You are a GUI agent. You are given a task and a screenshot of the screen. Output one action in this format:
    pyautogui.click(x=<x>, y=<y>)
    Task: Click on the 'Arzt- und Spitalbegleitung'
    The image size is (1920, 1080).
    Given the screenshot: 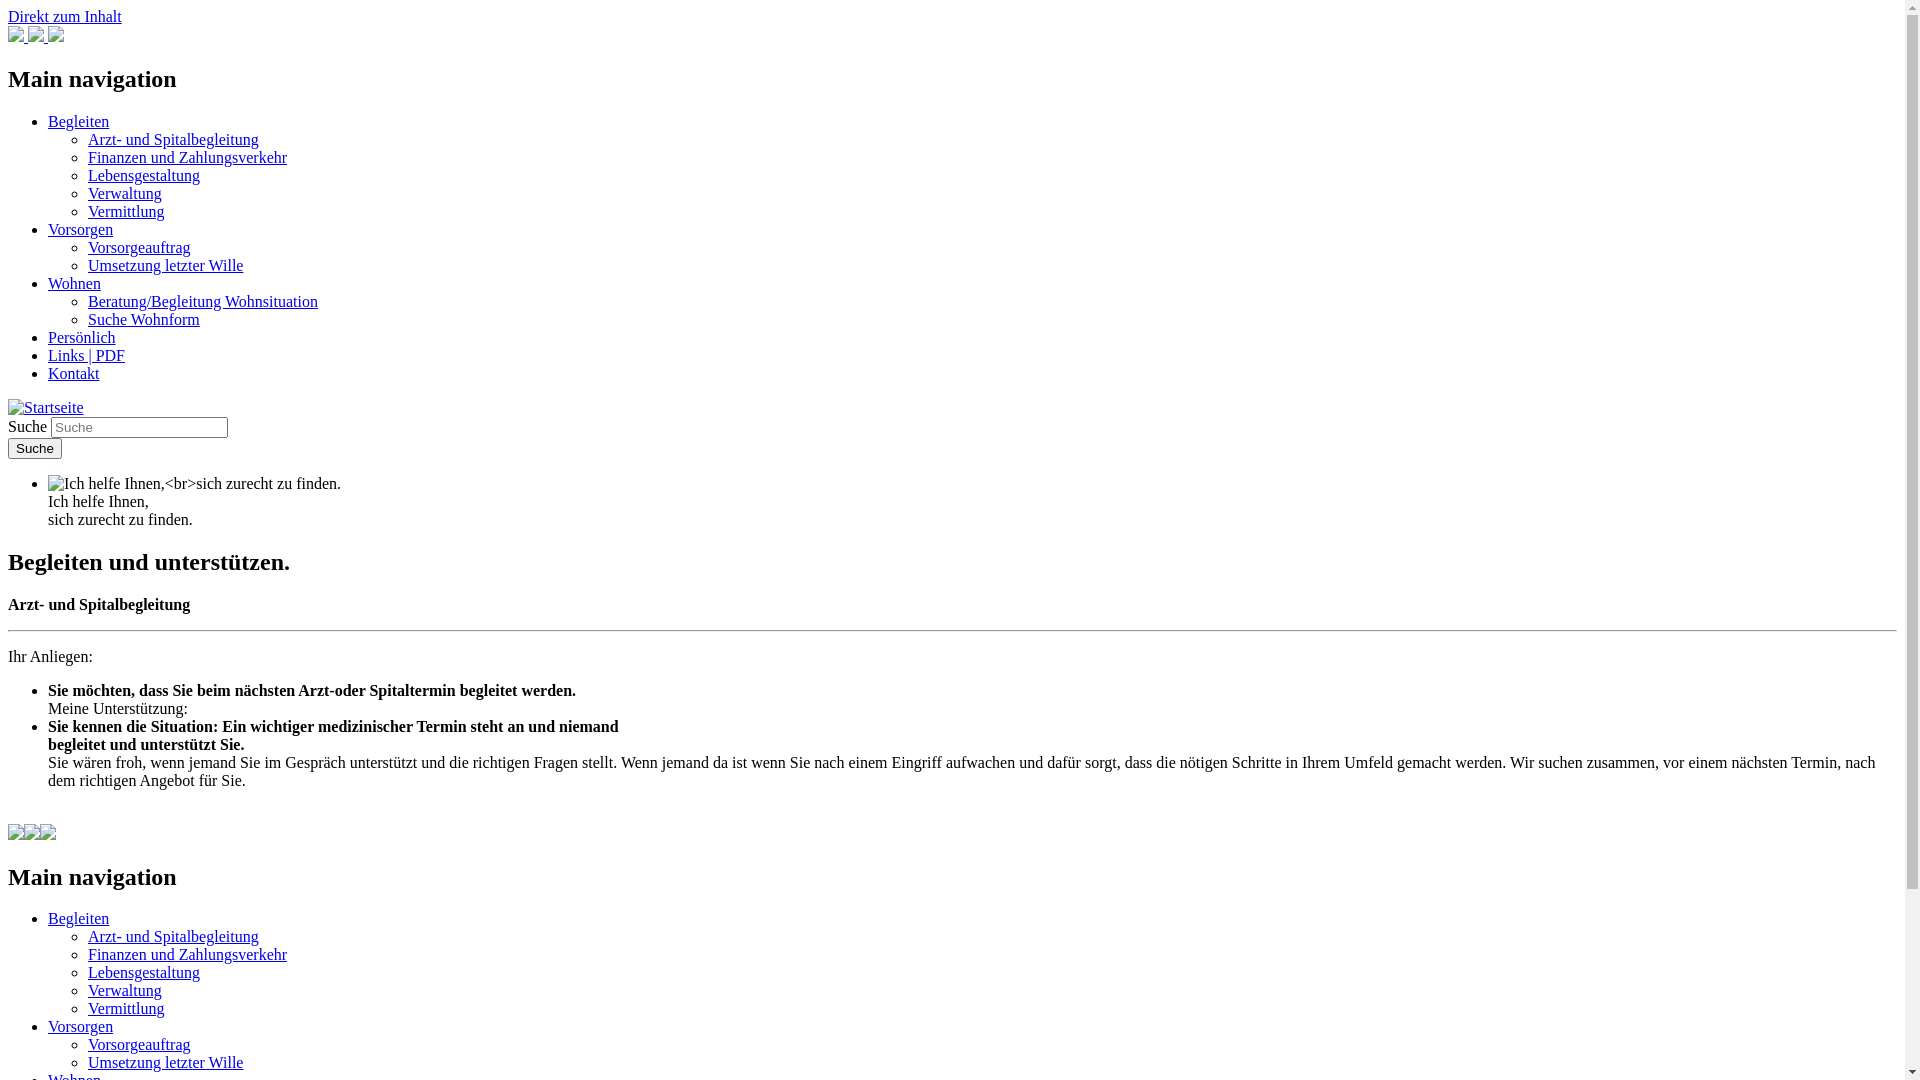 What is the action you would take?
    pyautogui.click(x=173, y=138)
    